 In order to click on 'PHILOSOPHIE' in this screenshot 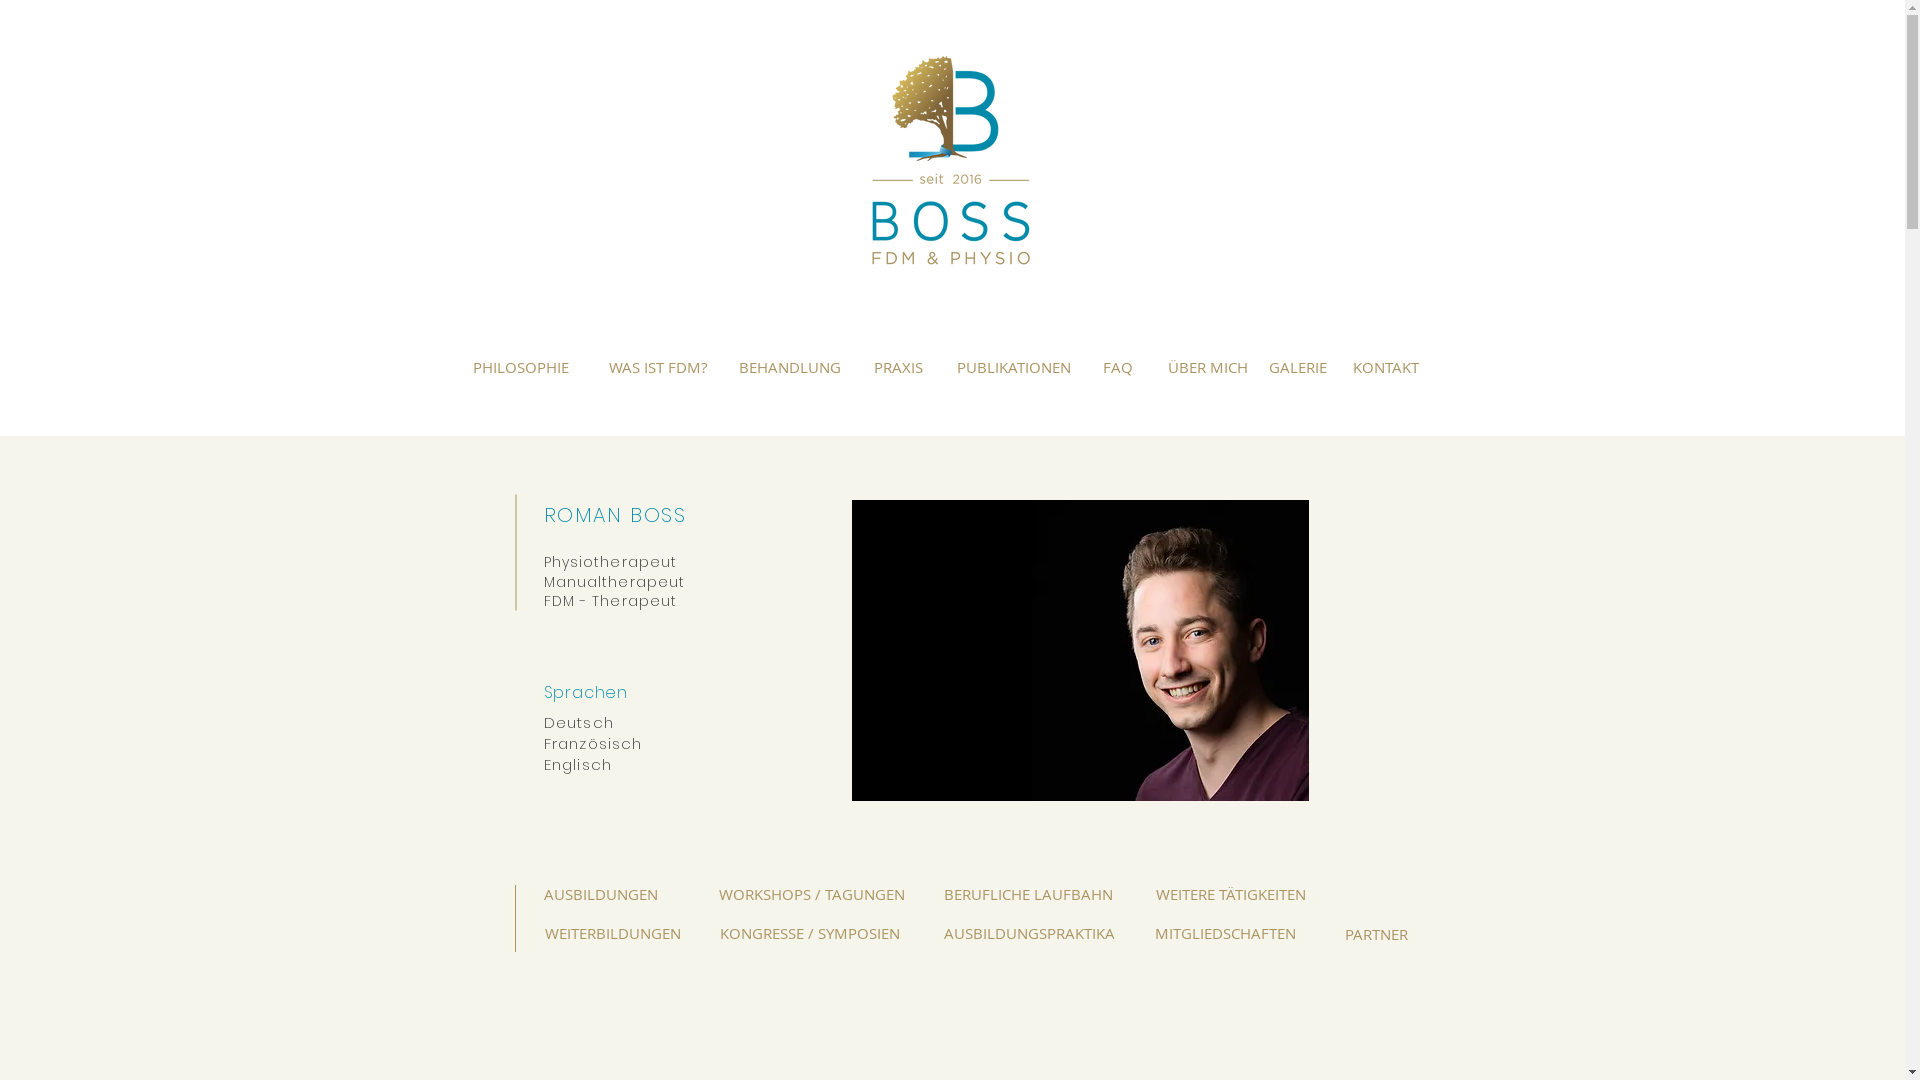, I will do `click(519, 366)`.